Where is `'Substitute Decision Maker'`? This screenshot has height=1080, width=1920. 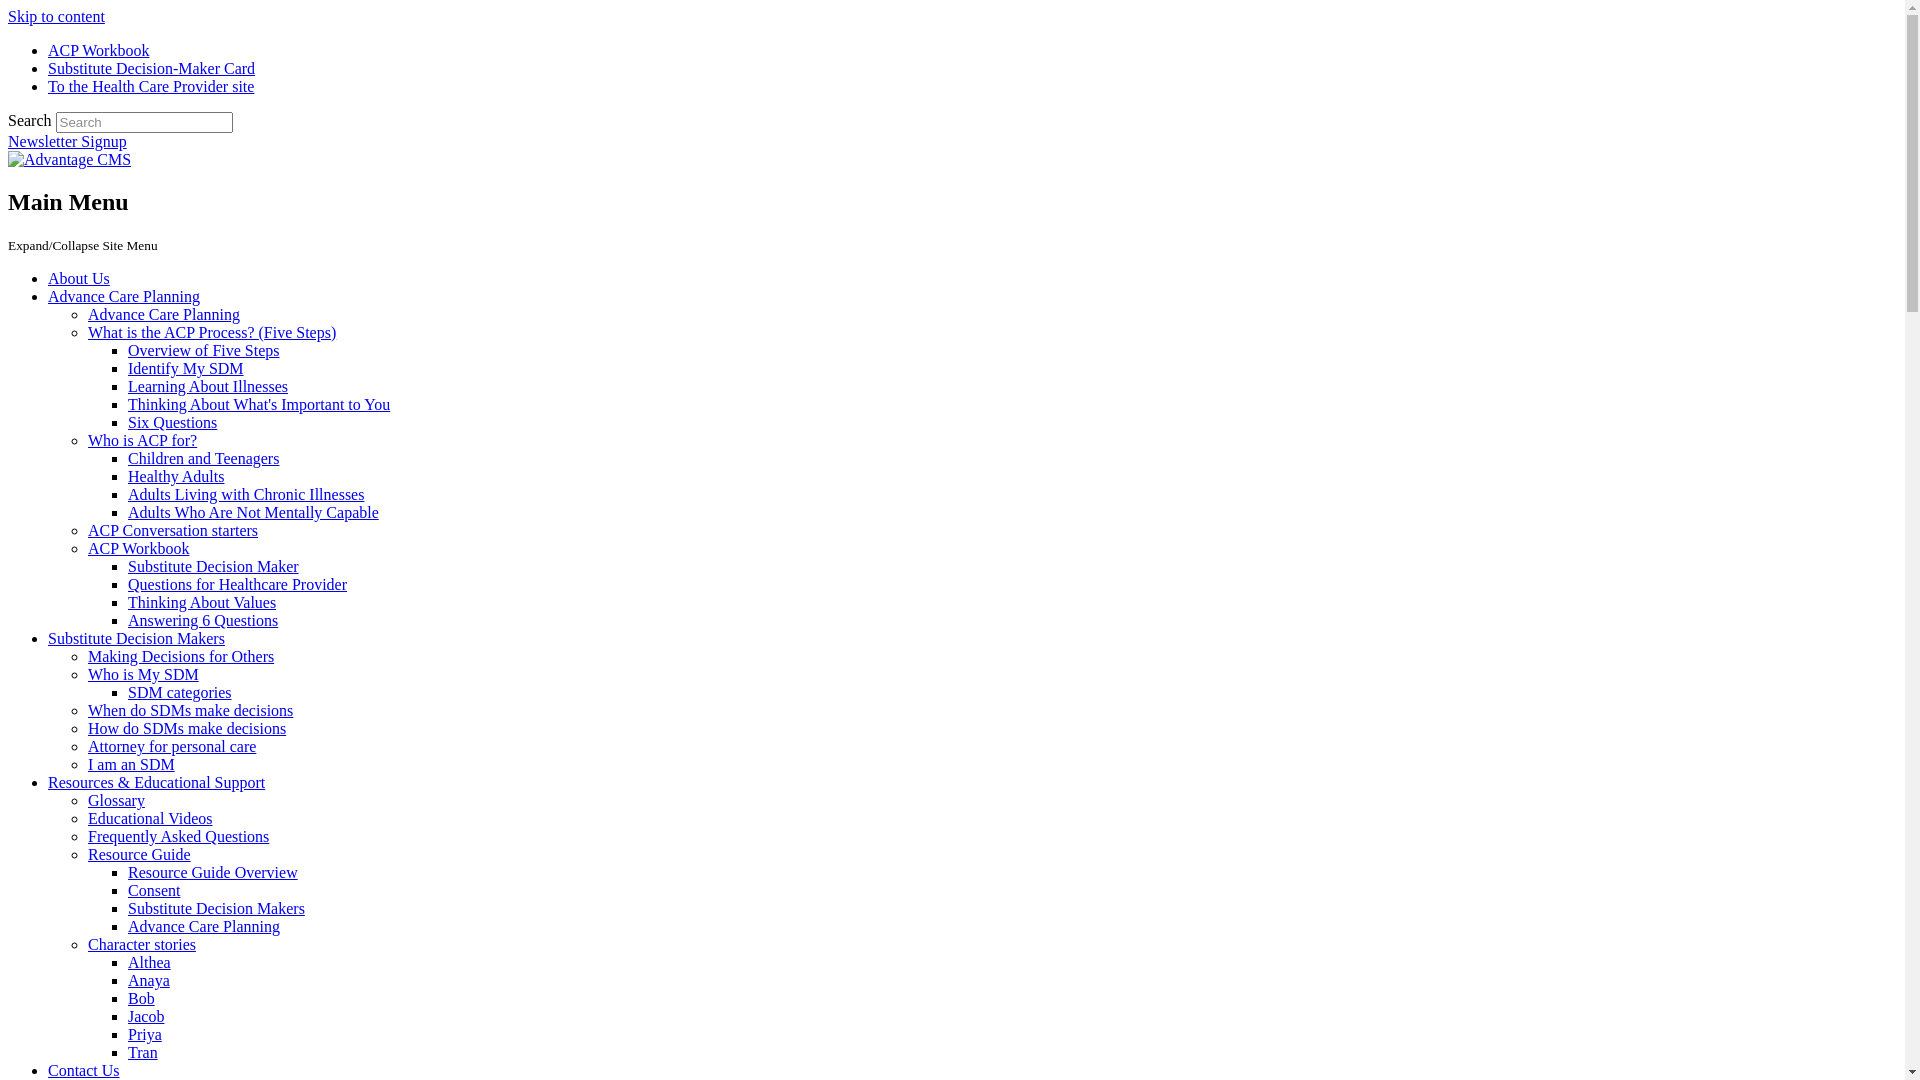 'Substitute Decision Maker' is located at coordinates (213, 566).